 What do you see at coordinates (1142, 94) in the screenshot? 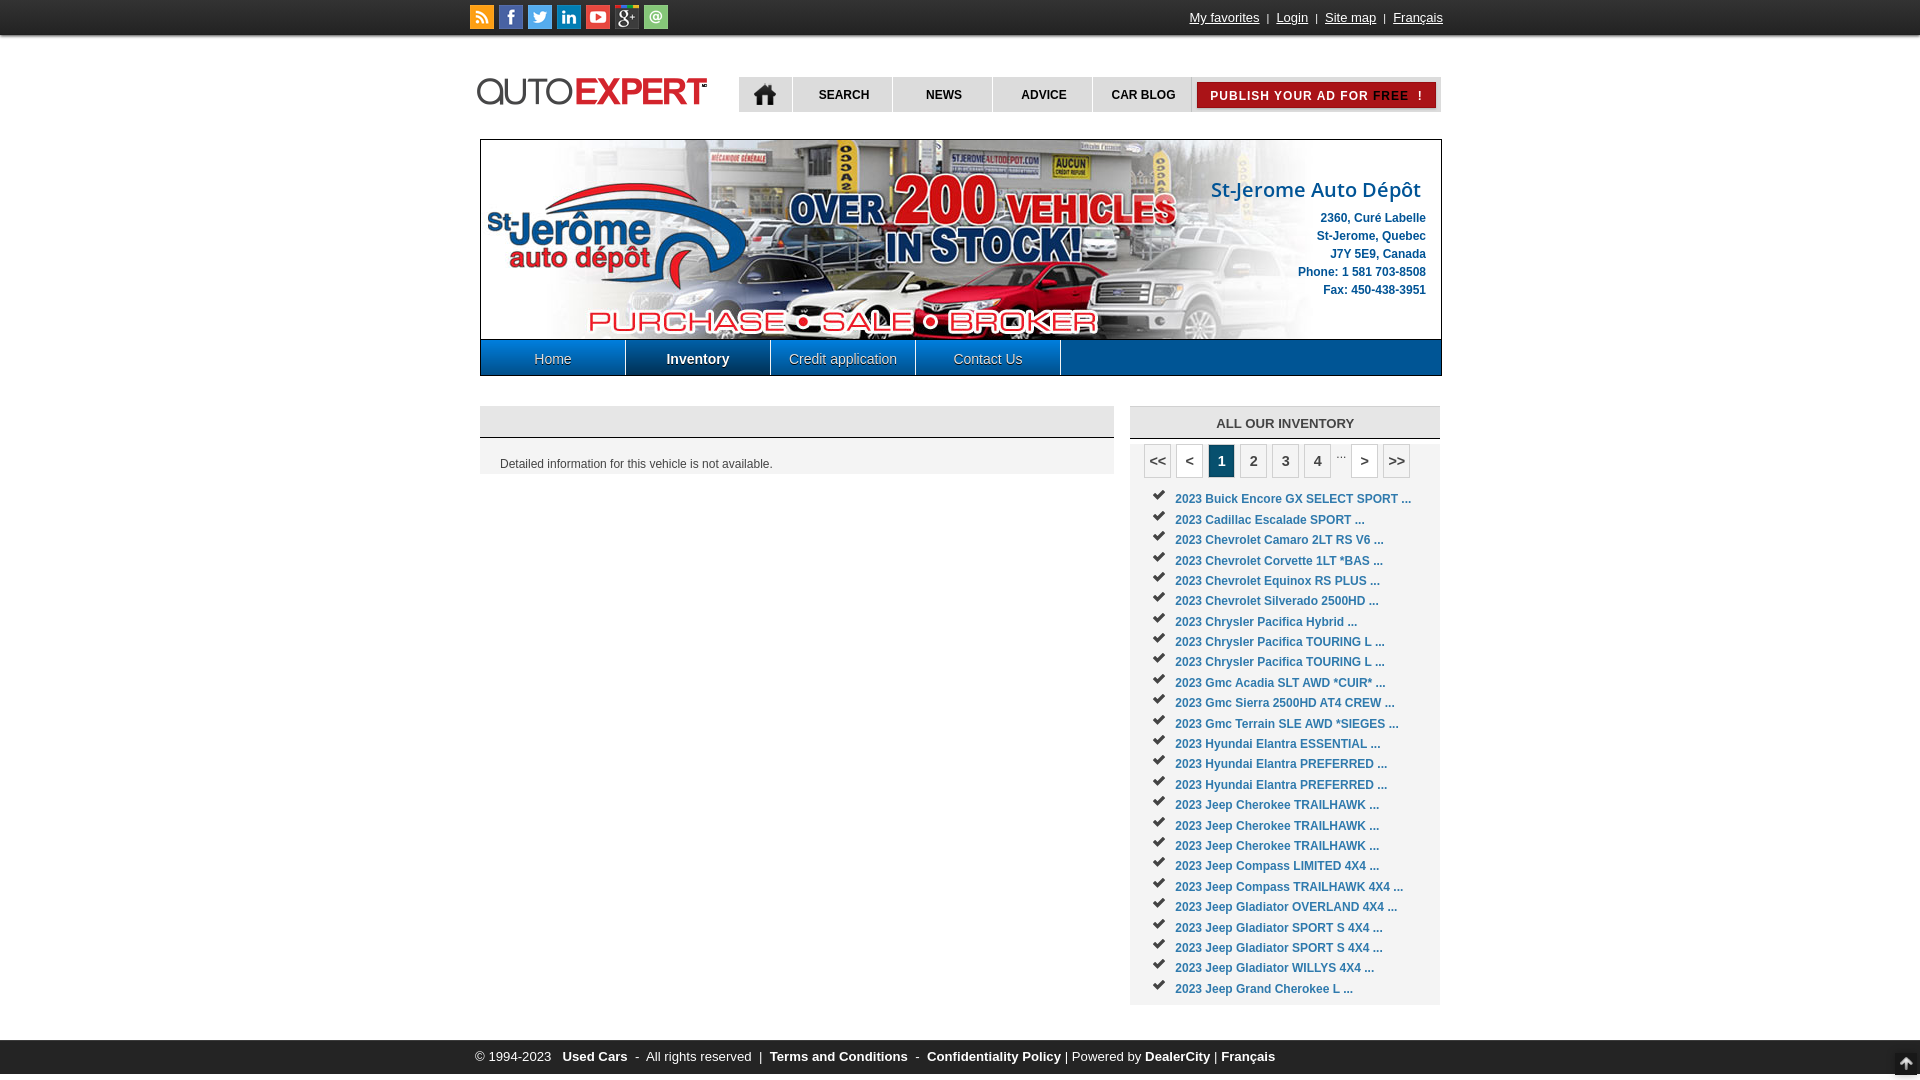
I see `'CAR BLOG'` at bounding box center [1142, 94].